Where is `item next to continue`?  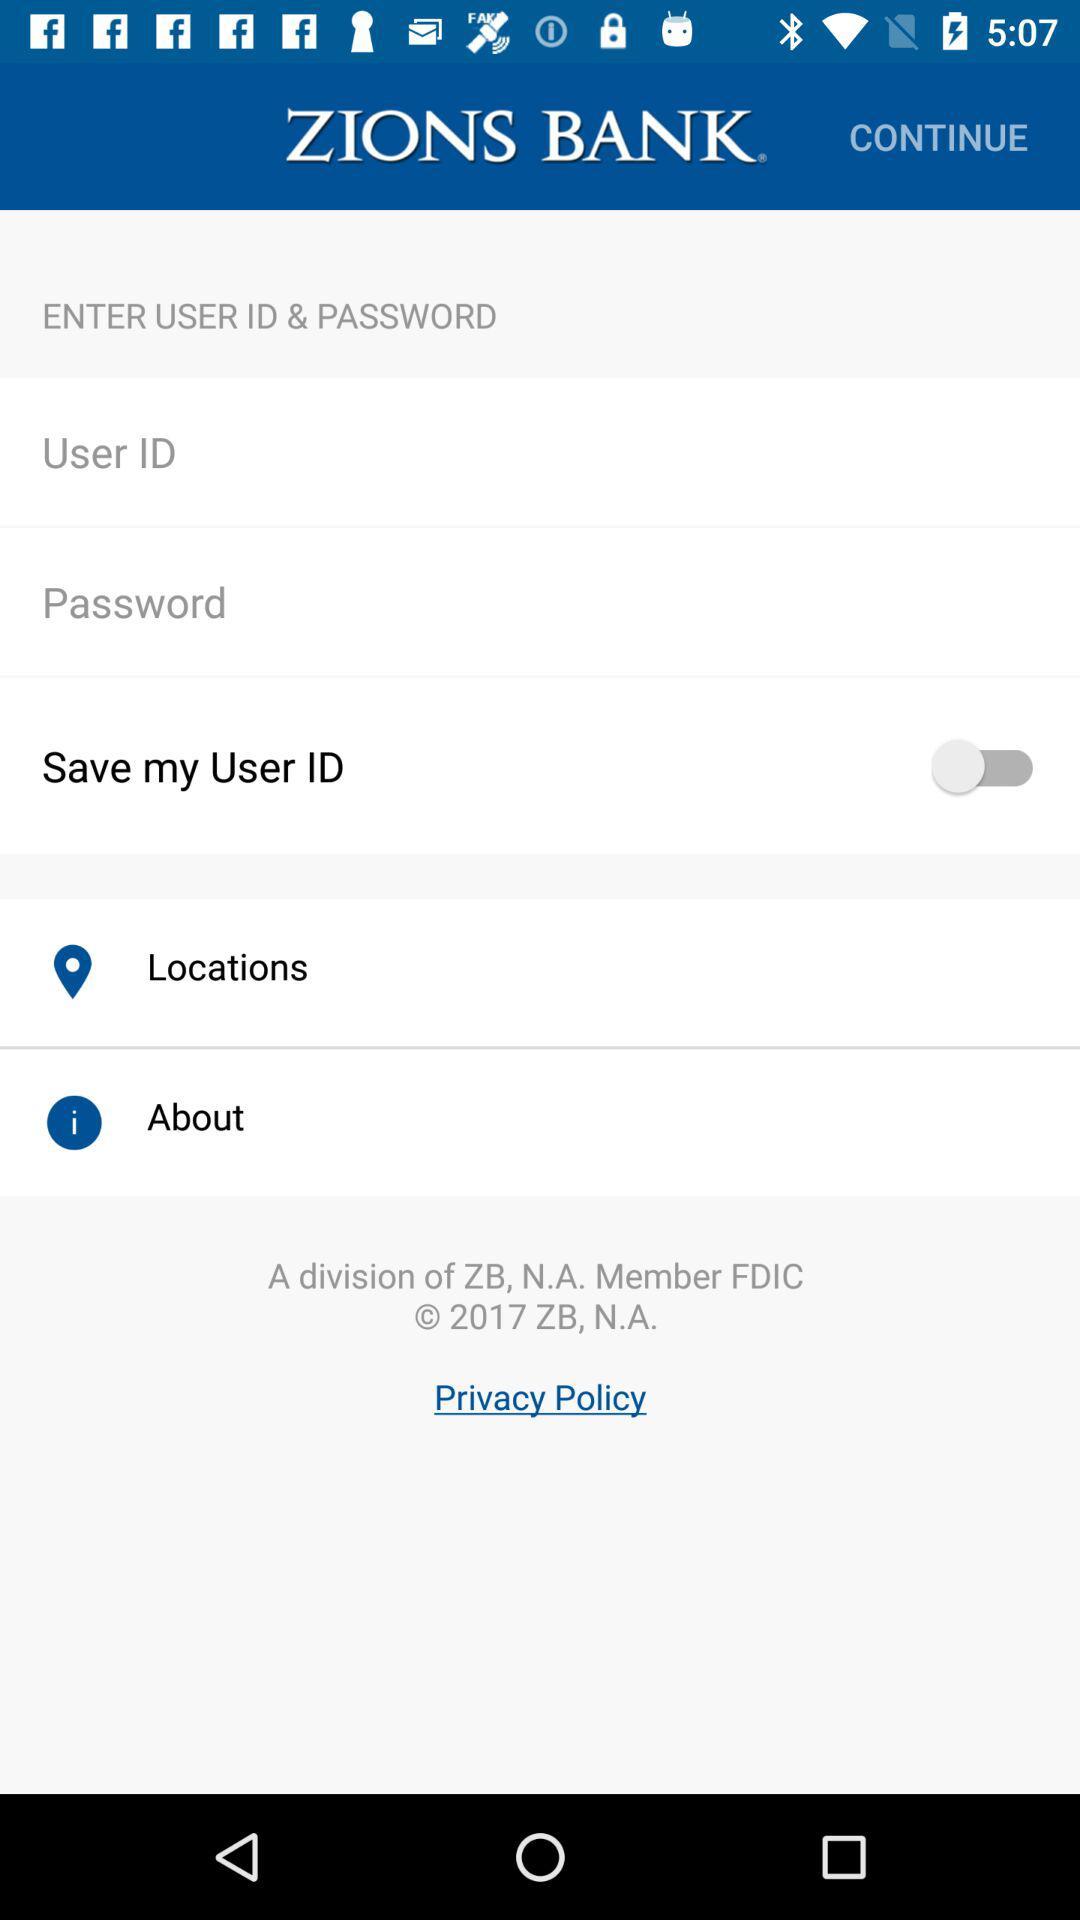
item next to continue is located at coordinates (525, 135).